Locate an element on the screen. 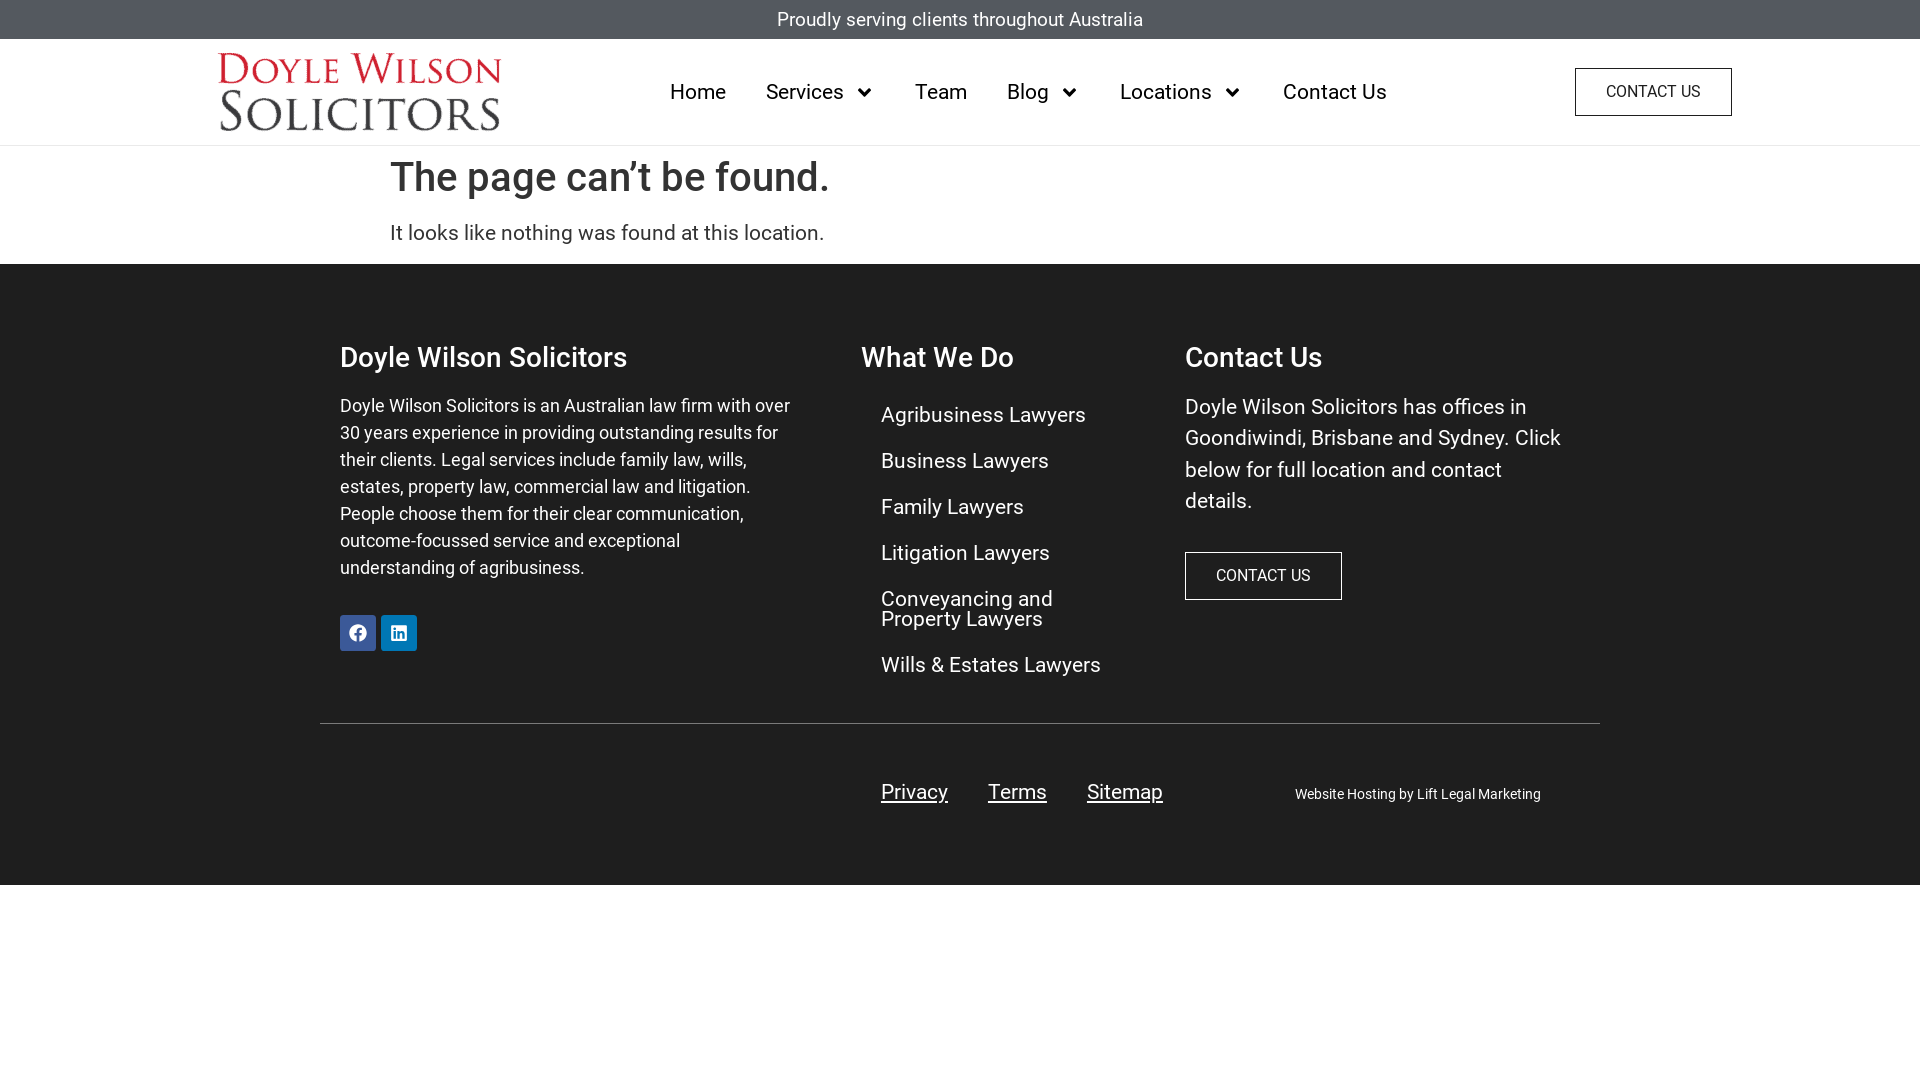 Image resolution: width=1920 pixels, height=1080 pixels. 'Business Lawyers' is located at coordinates (860, 461).